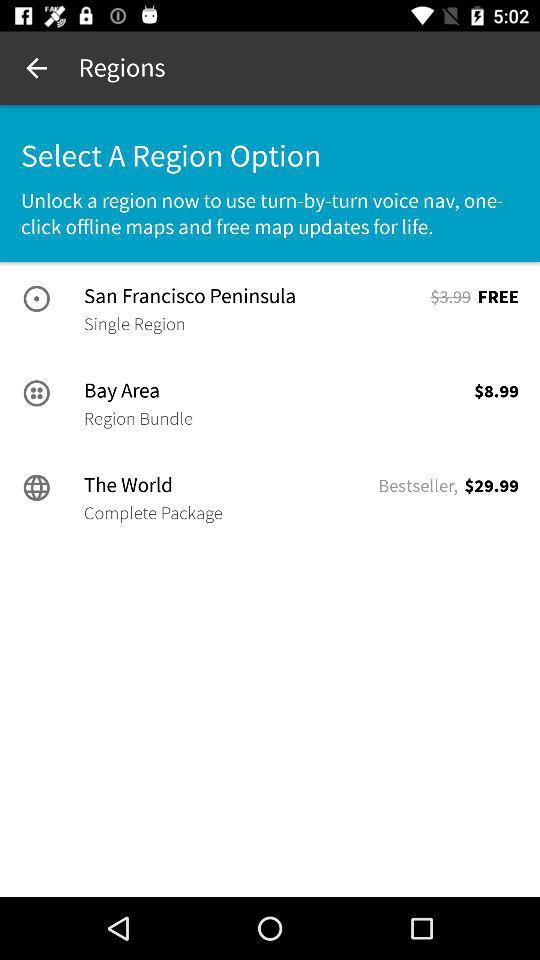  I want to click on the icon next to $3.99 item, so click(134, 324).